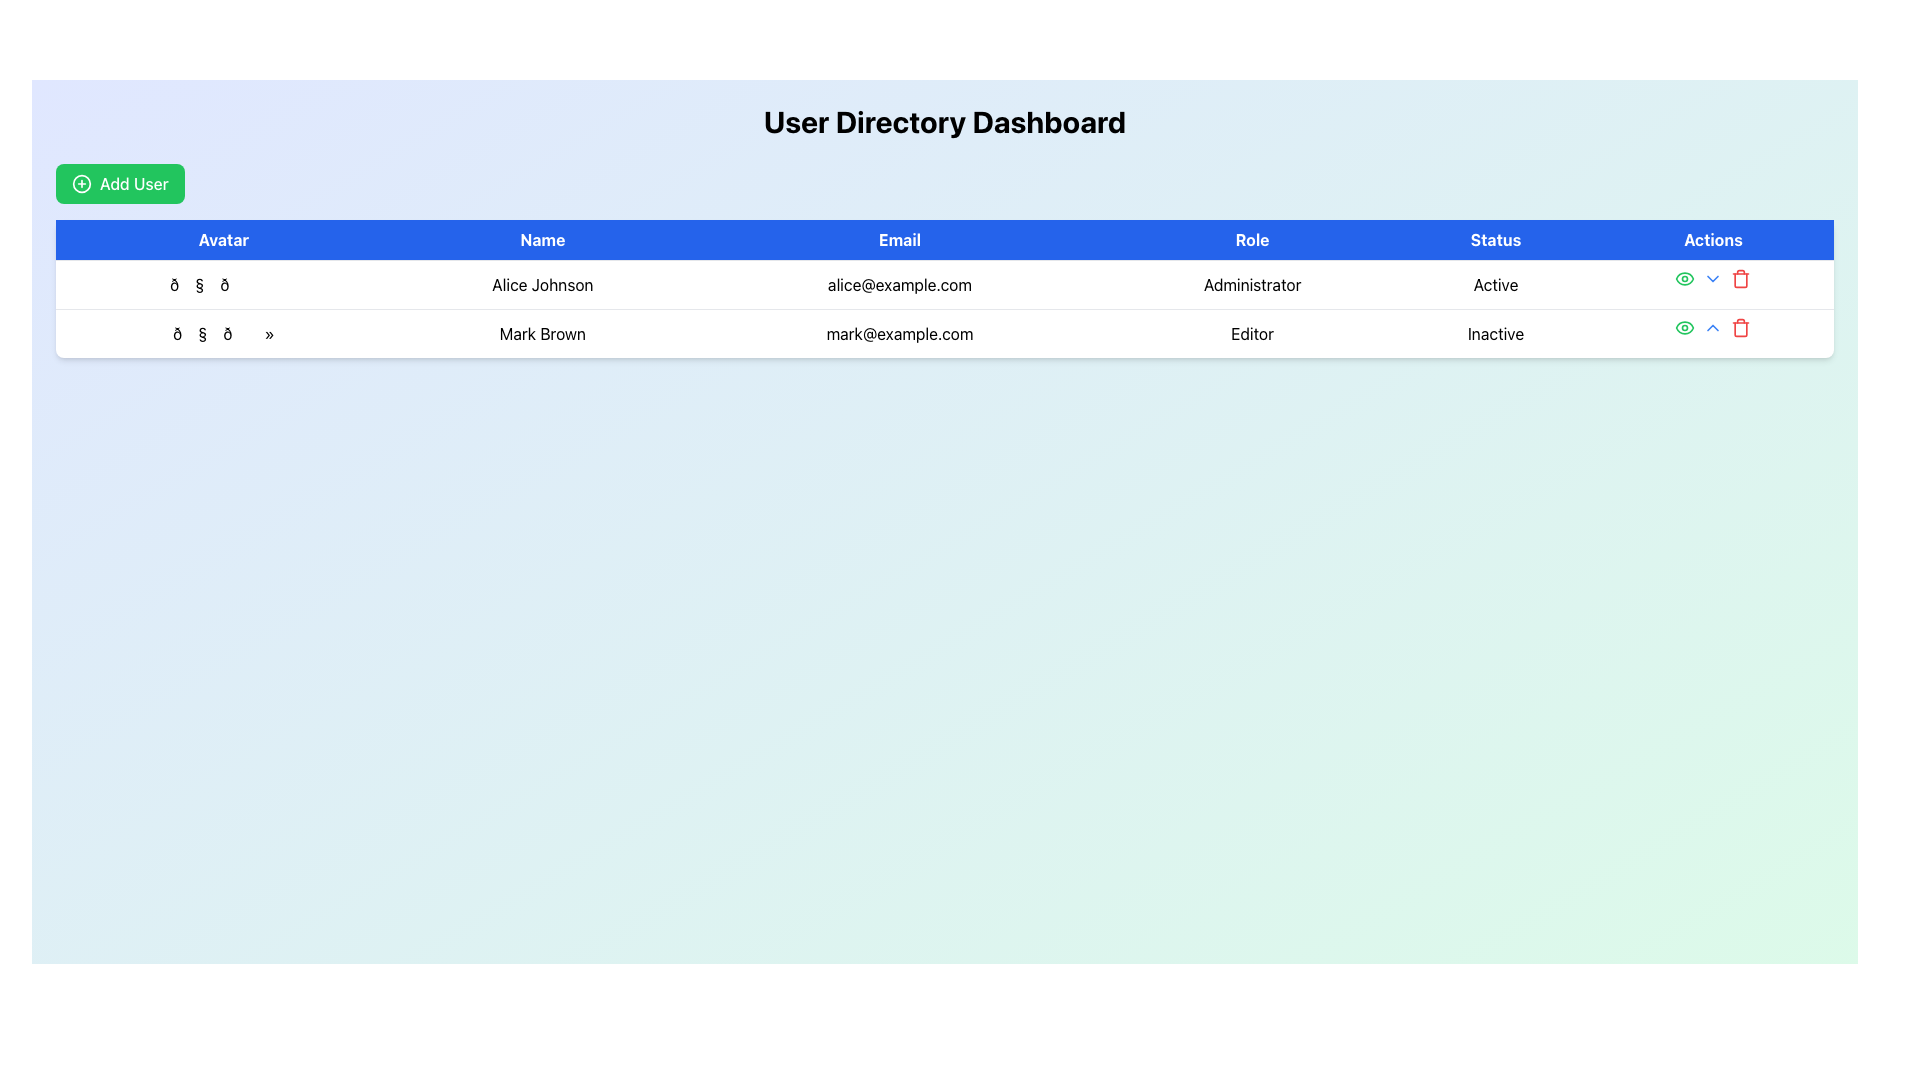 This screenshot has width=1920, height=1080. What do you see at coordinates (1712, 239) in the screenshot?
I see `the 'Actions' text label, which is the sixth header in a row, located at the rightmost position and aligning with user action icons below it` at bounding box center [1712, 239].